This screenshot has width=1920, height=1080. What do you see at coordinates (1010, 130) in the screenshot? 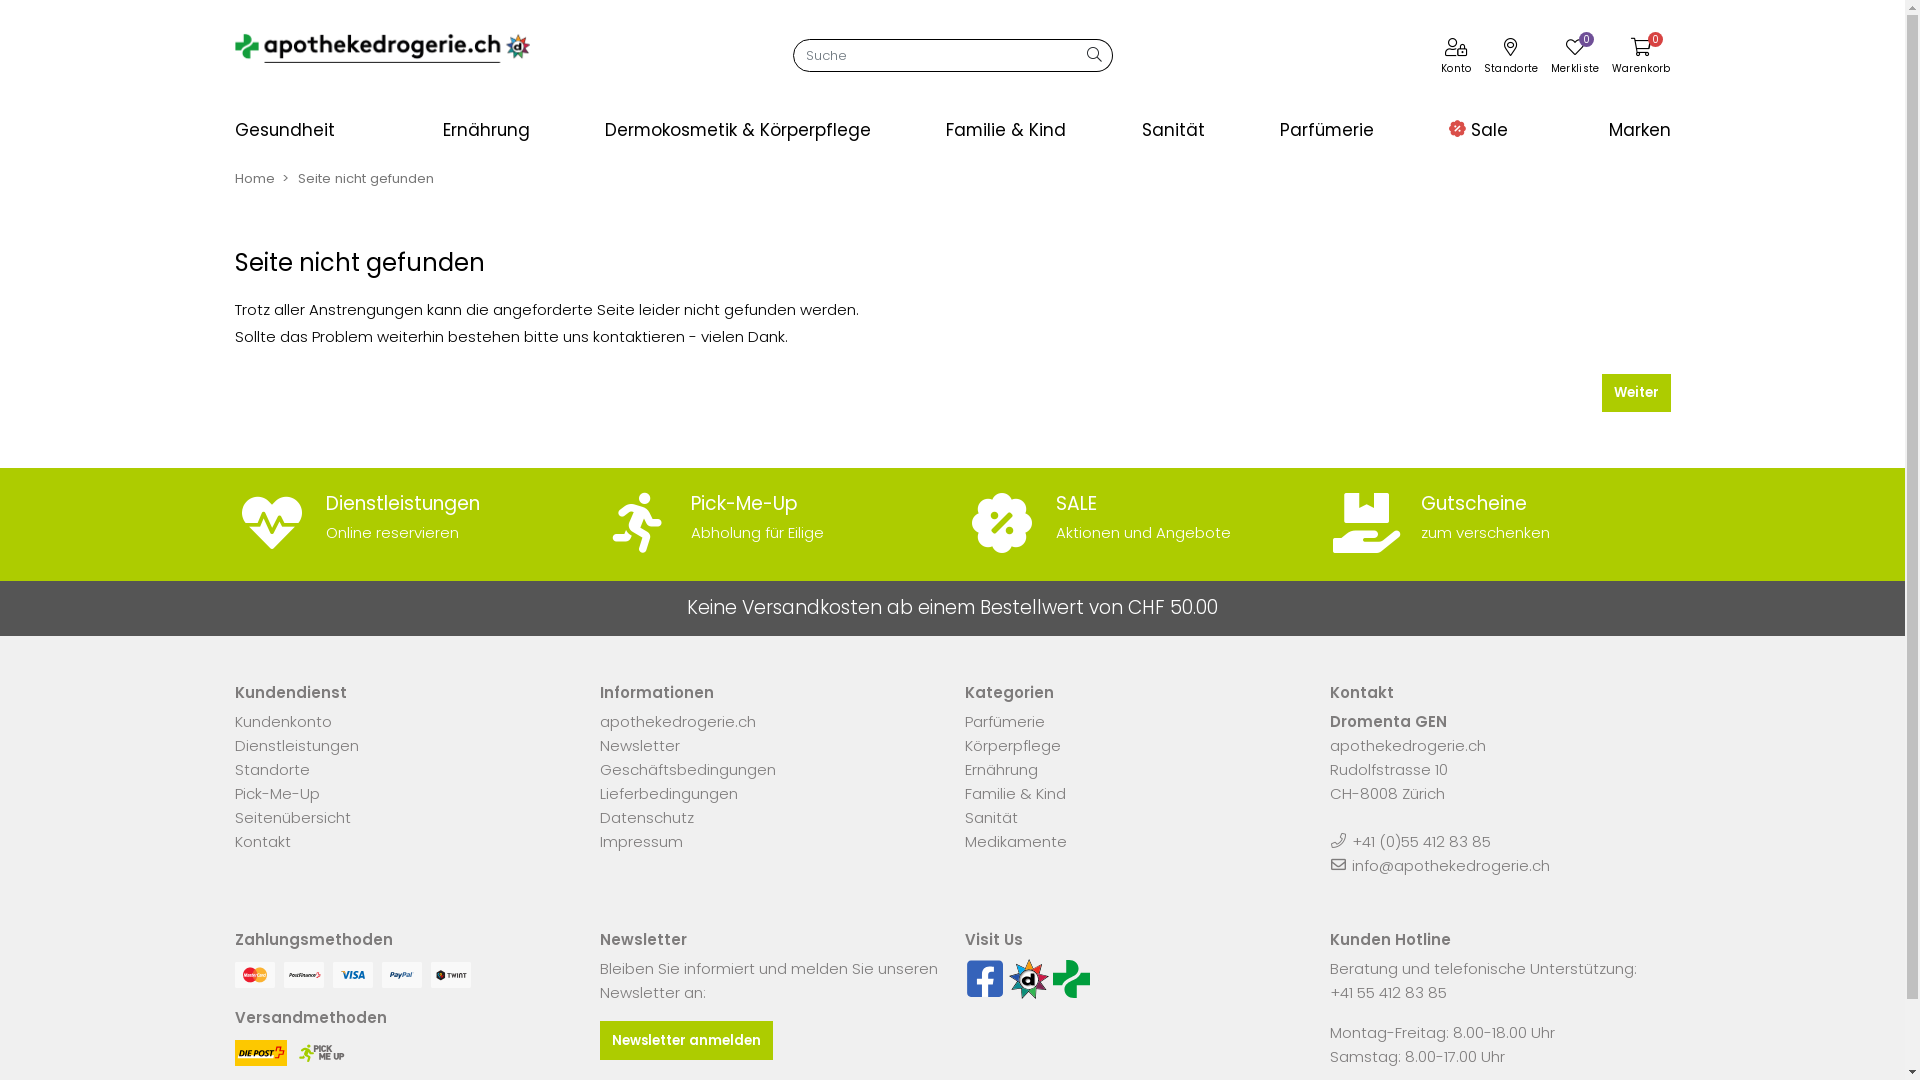
I see `'Familie & Kind'` at bounding box center [1010, 130].